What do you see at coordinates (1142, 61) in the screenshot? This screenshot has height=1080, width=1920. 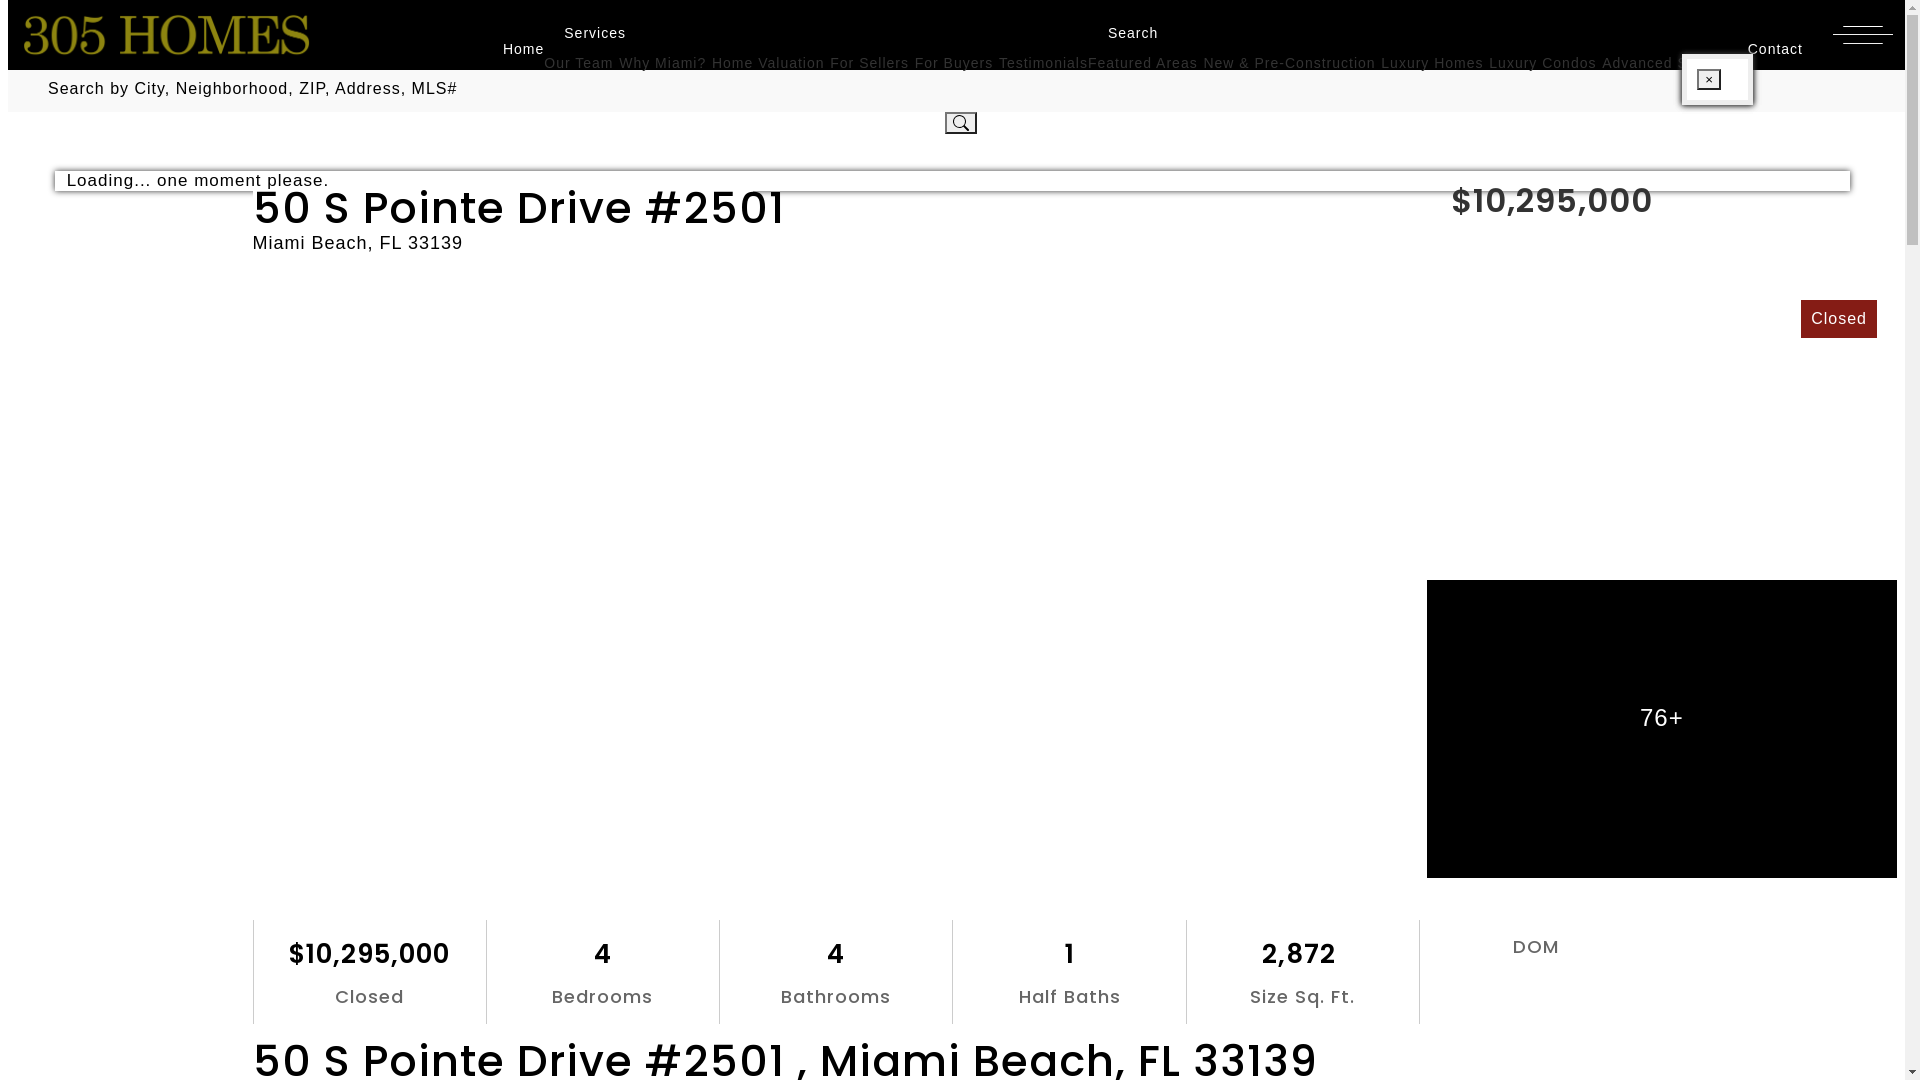 I see `'Featured Areas'` at bounding box center [1142, 61].